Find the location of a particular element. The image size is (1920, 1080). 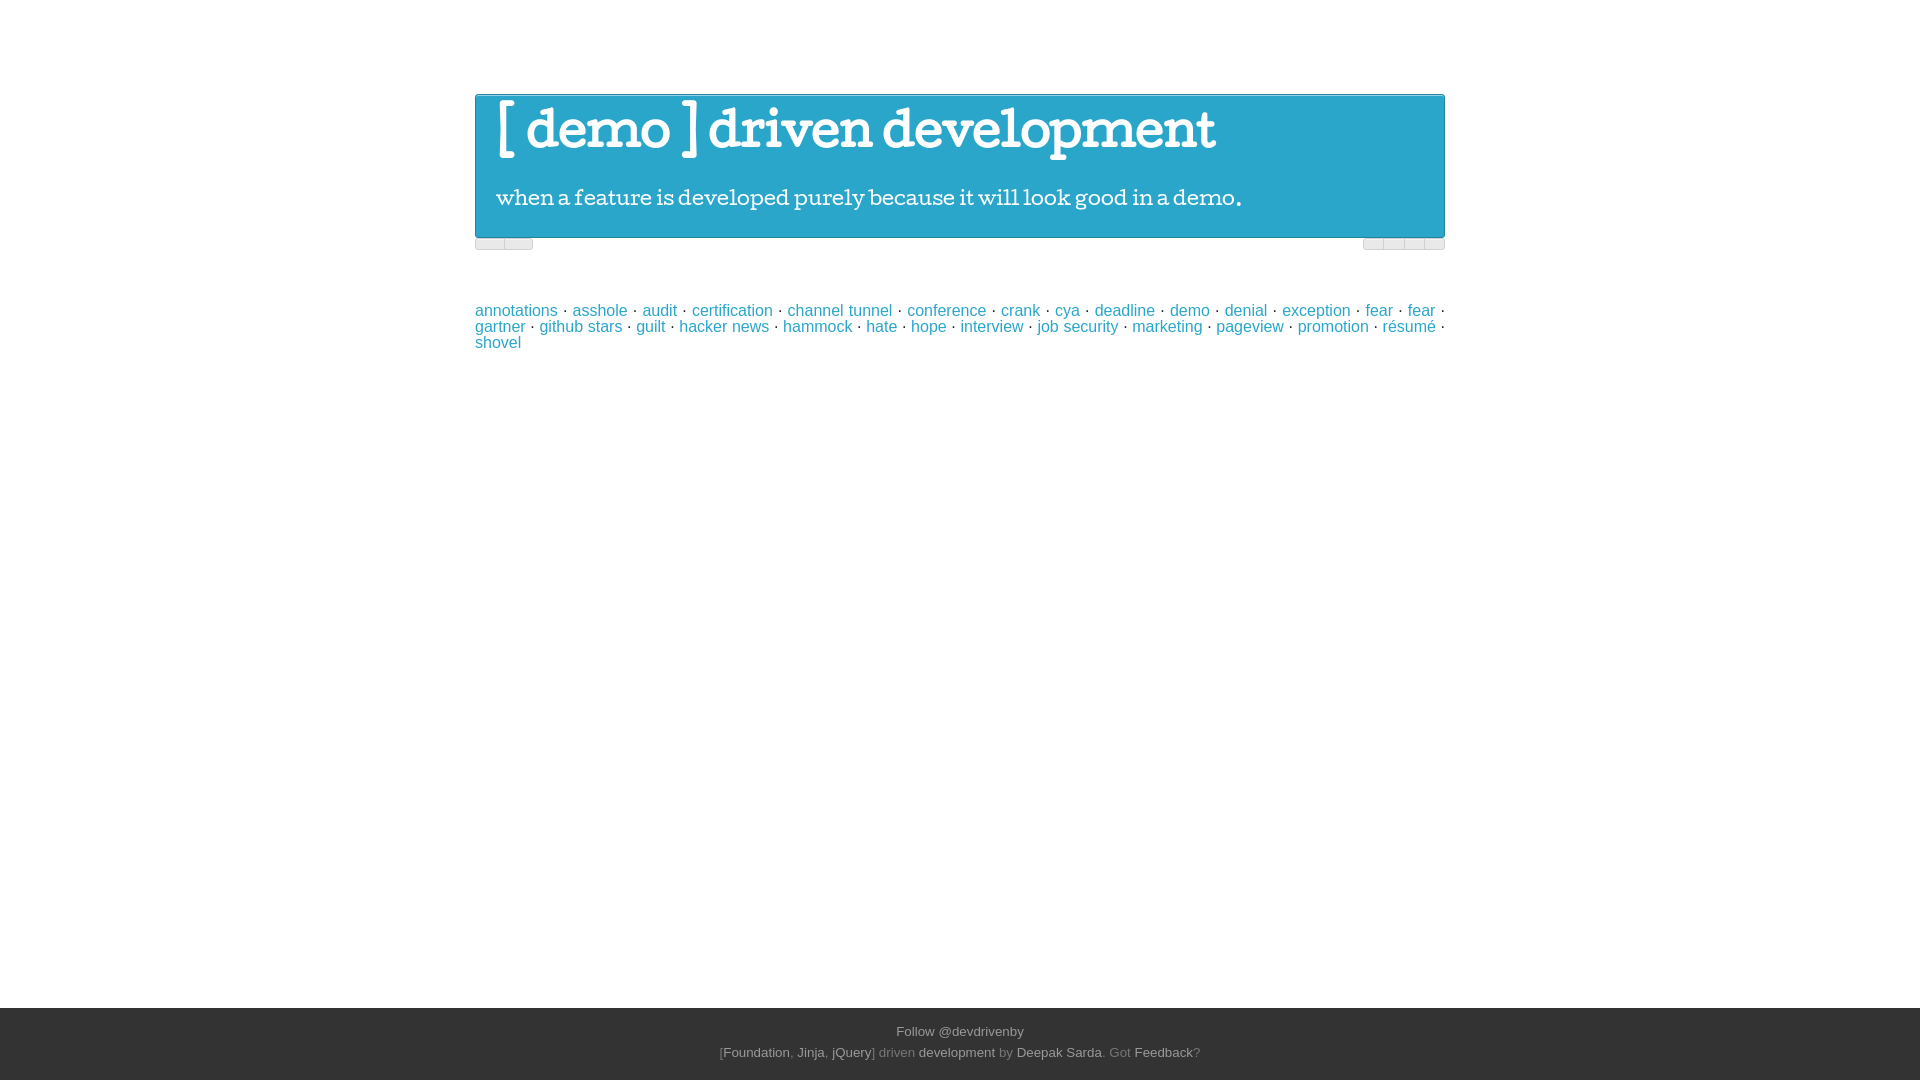

'gartner' is located at coordinates (474, 325).